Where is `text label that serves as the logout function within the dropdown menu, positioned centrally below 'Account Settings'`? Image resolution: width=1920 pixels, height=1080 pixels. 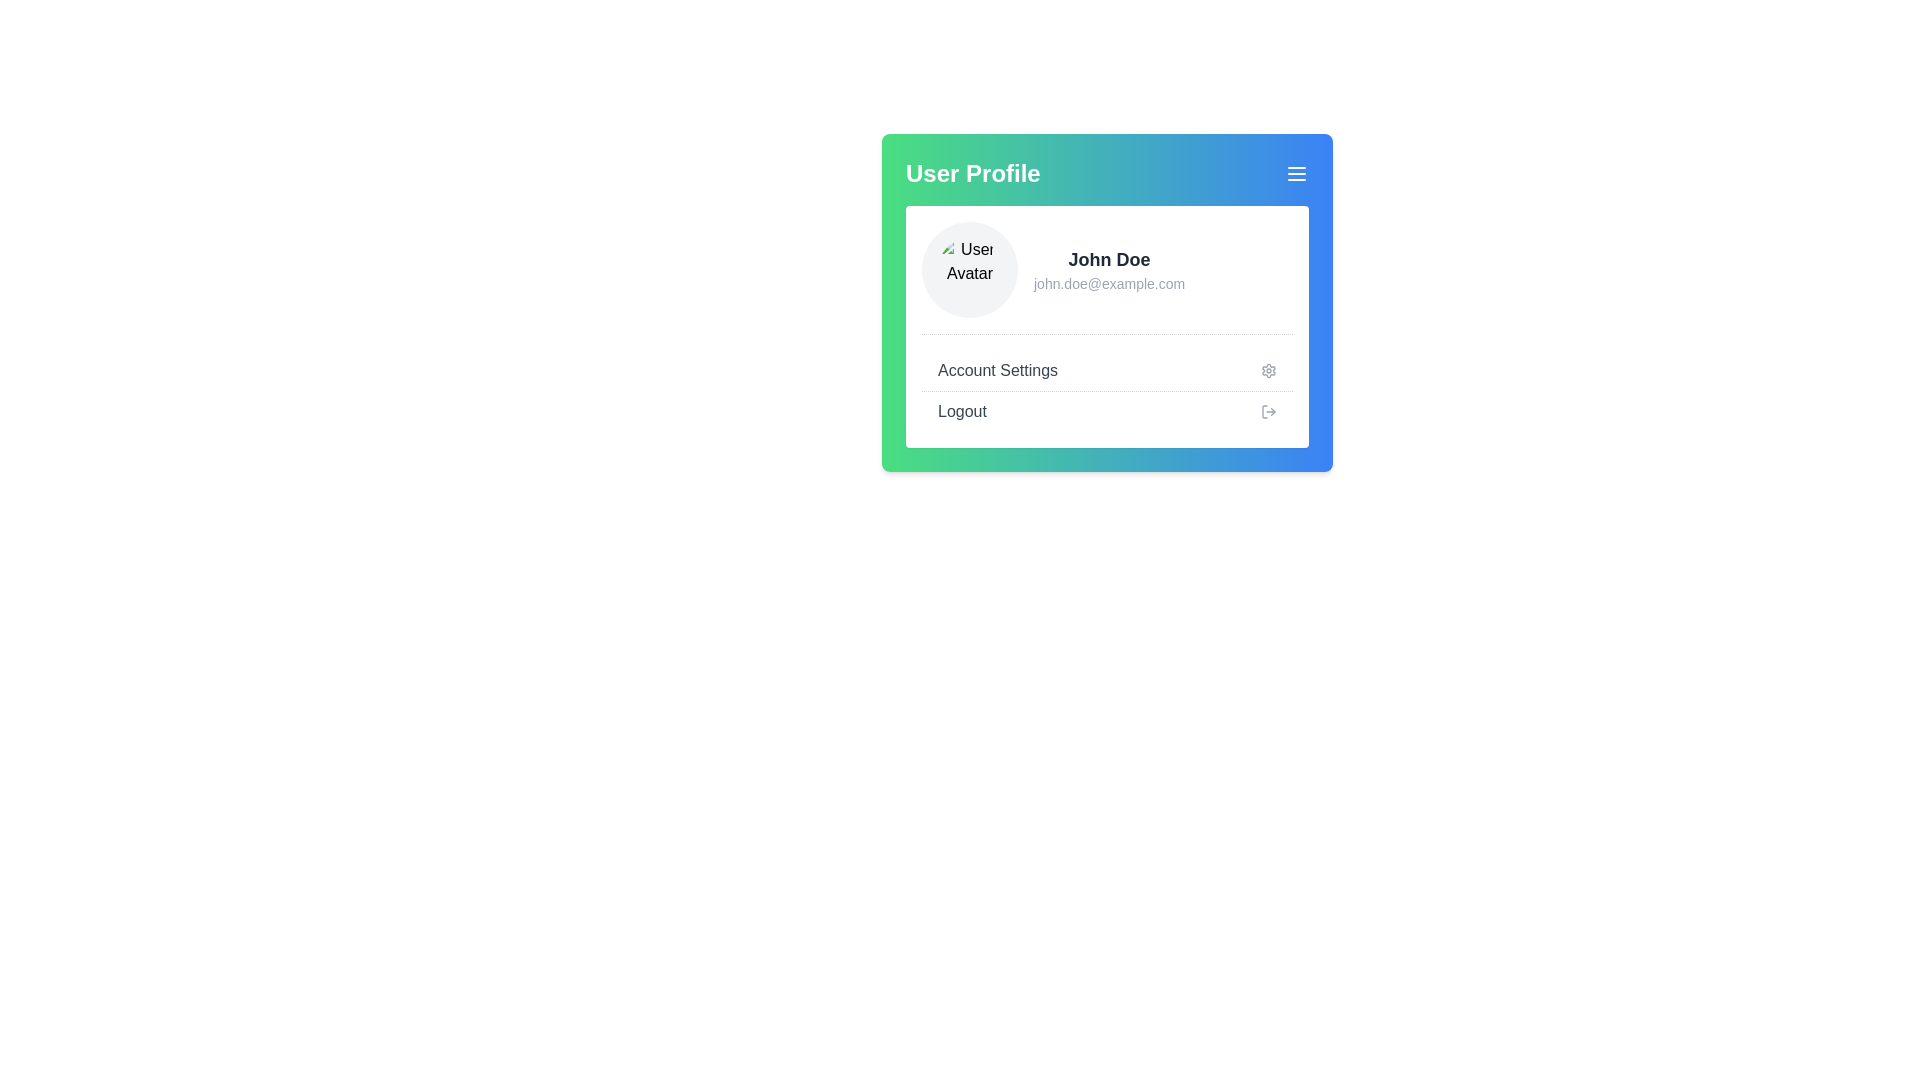 text label that serves as the logout function within the dropdown menu, positioned centrally below 'Account Settings' is located at coordinates (962, 411).